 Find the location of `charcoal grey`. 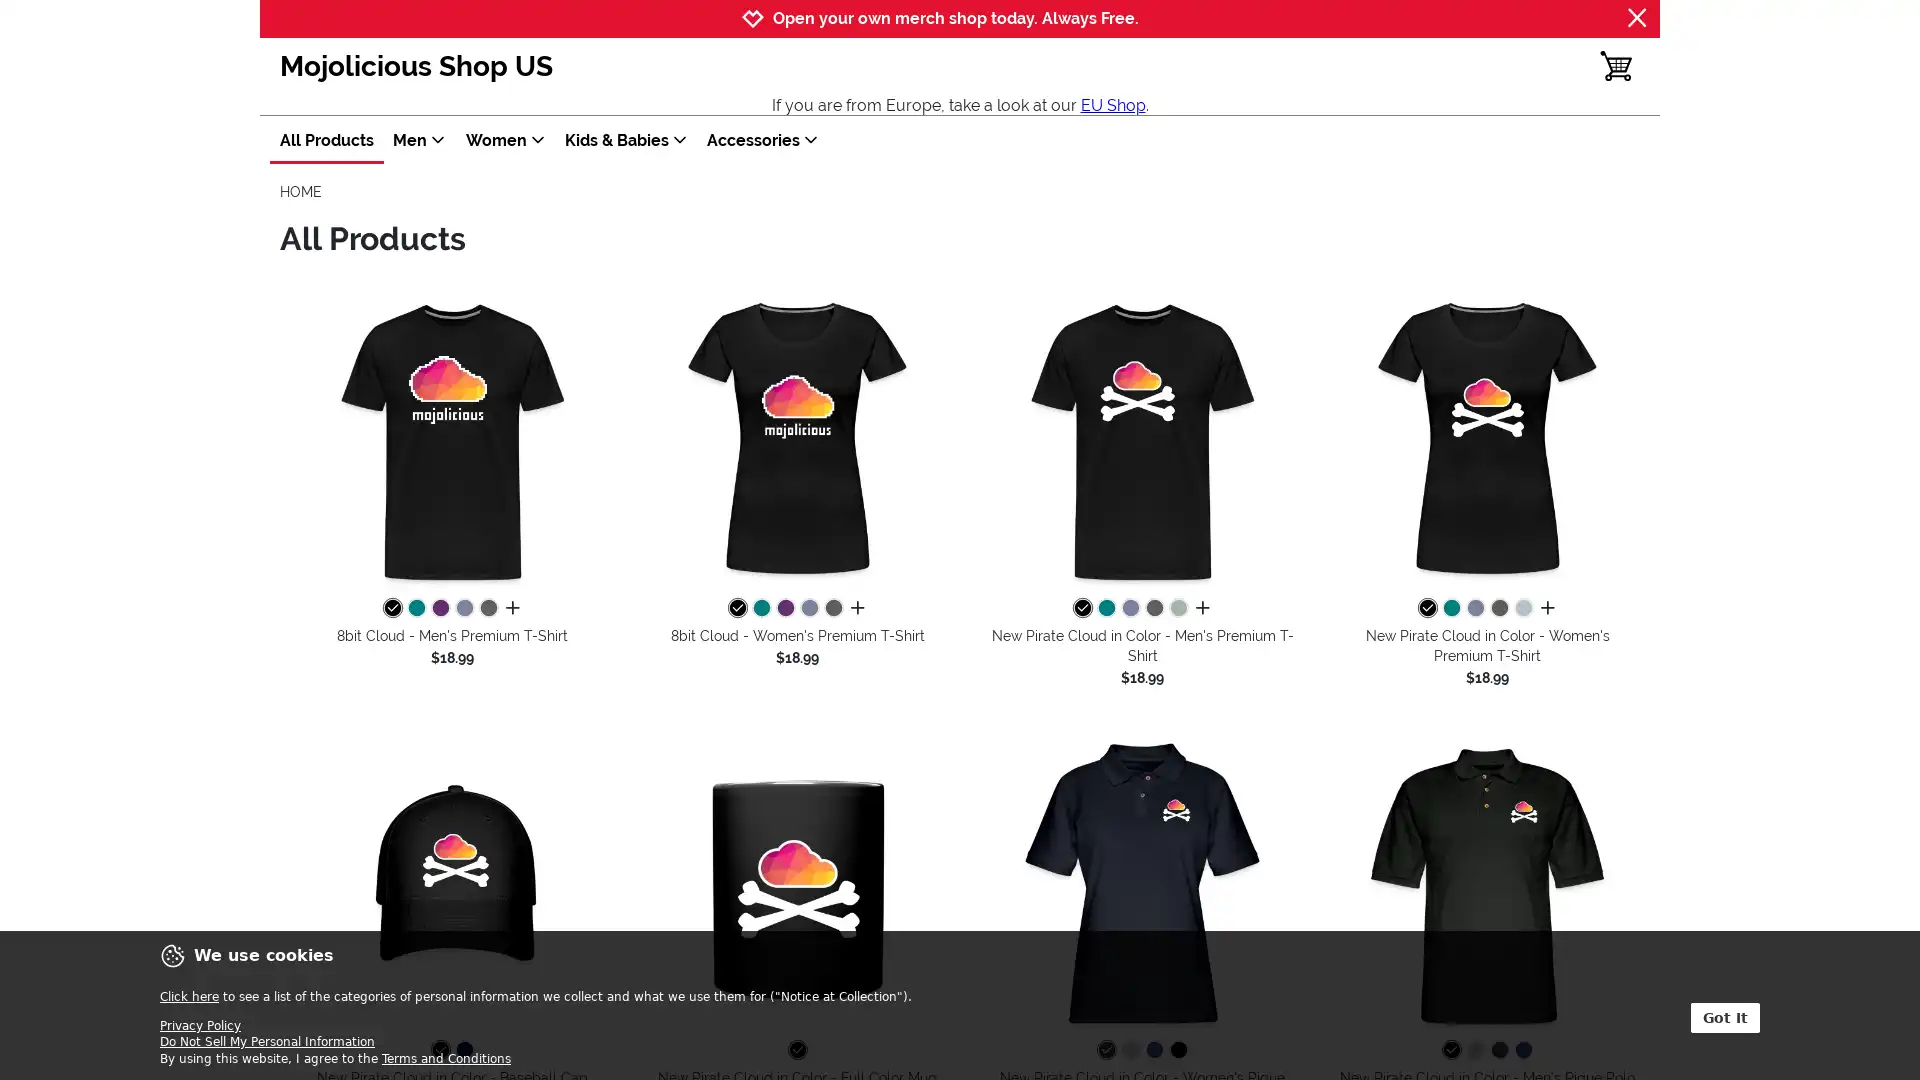

charcoal grey is located at coordinates (833, 608).